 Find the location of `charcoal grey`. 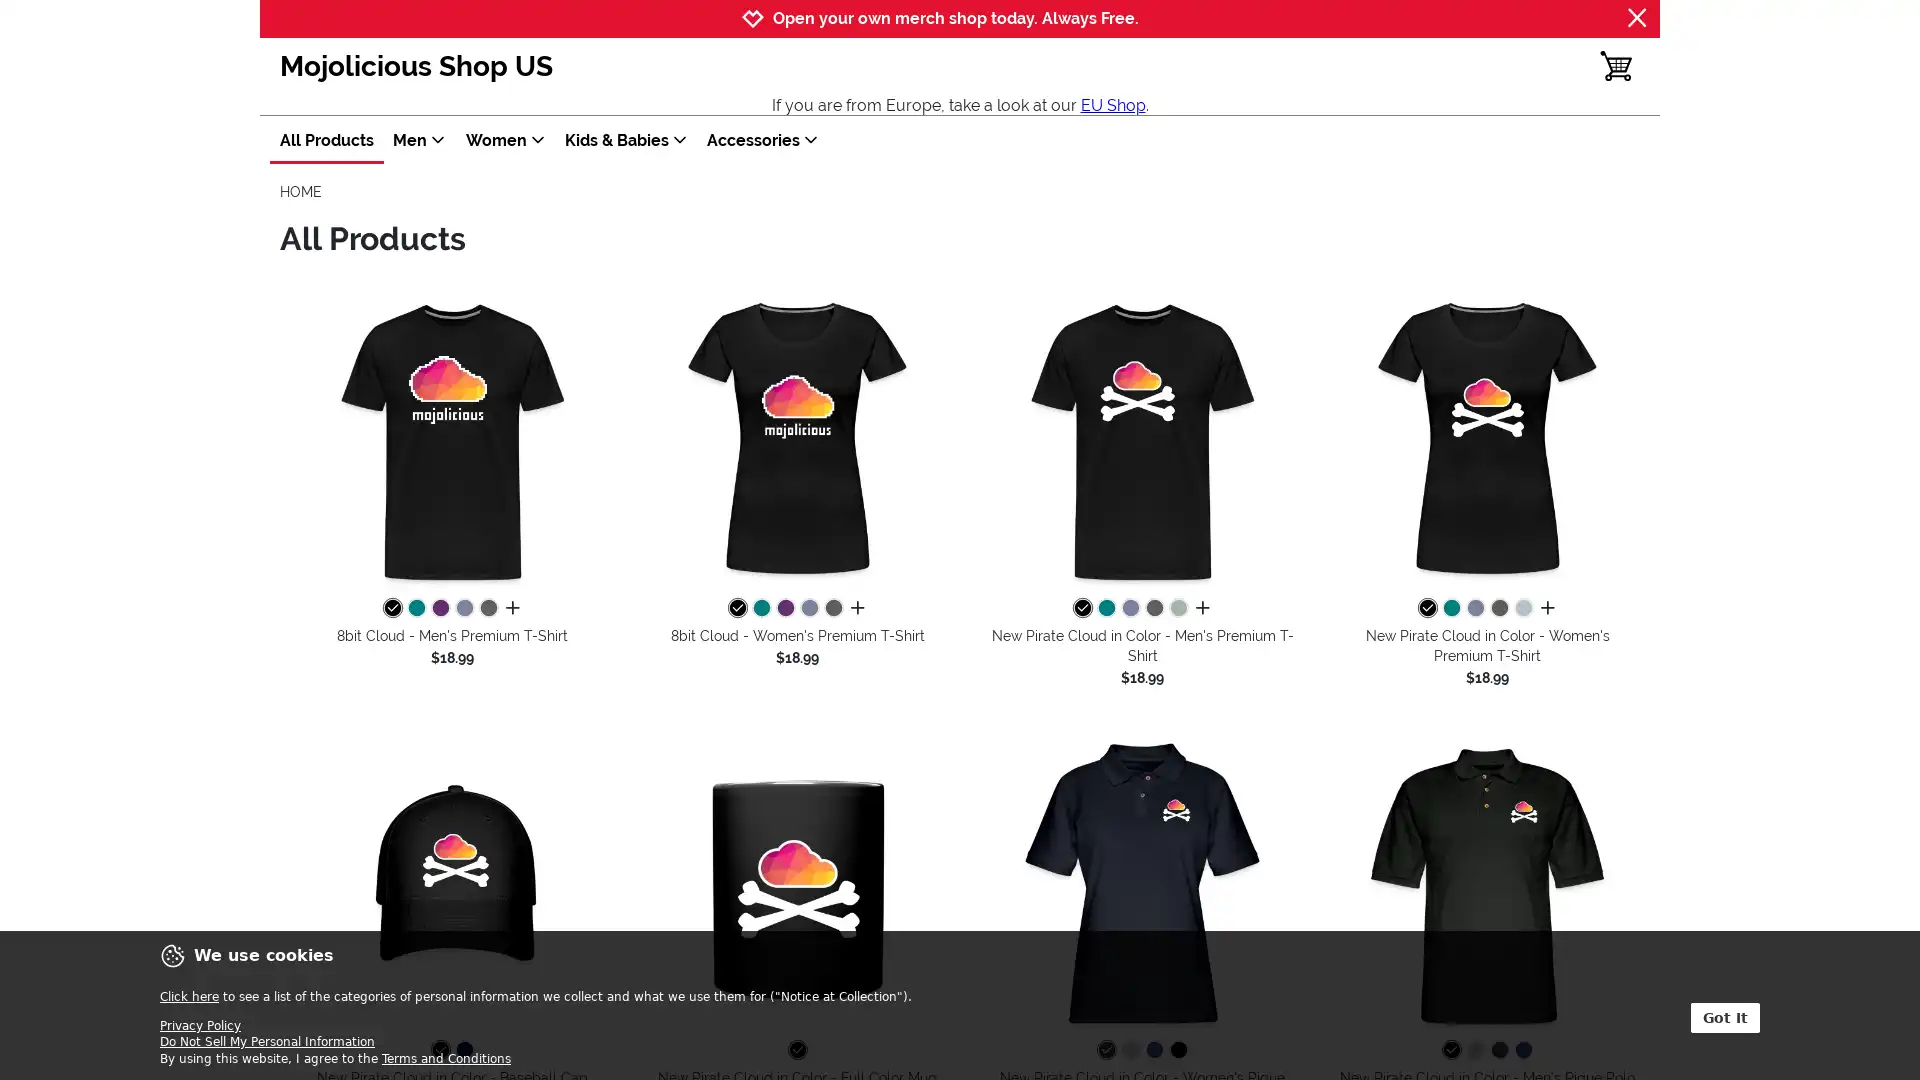

charcoal grey is located at coordinates (833, 608).